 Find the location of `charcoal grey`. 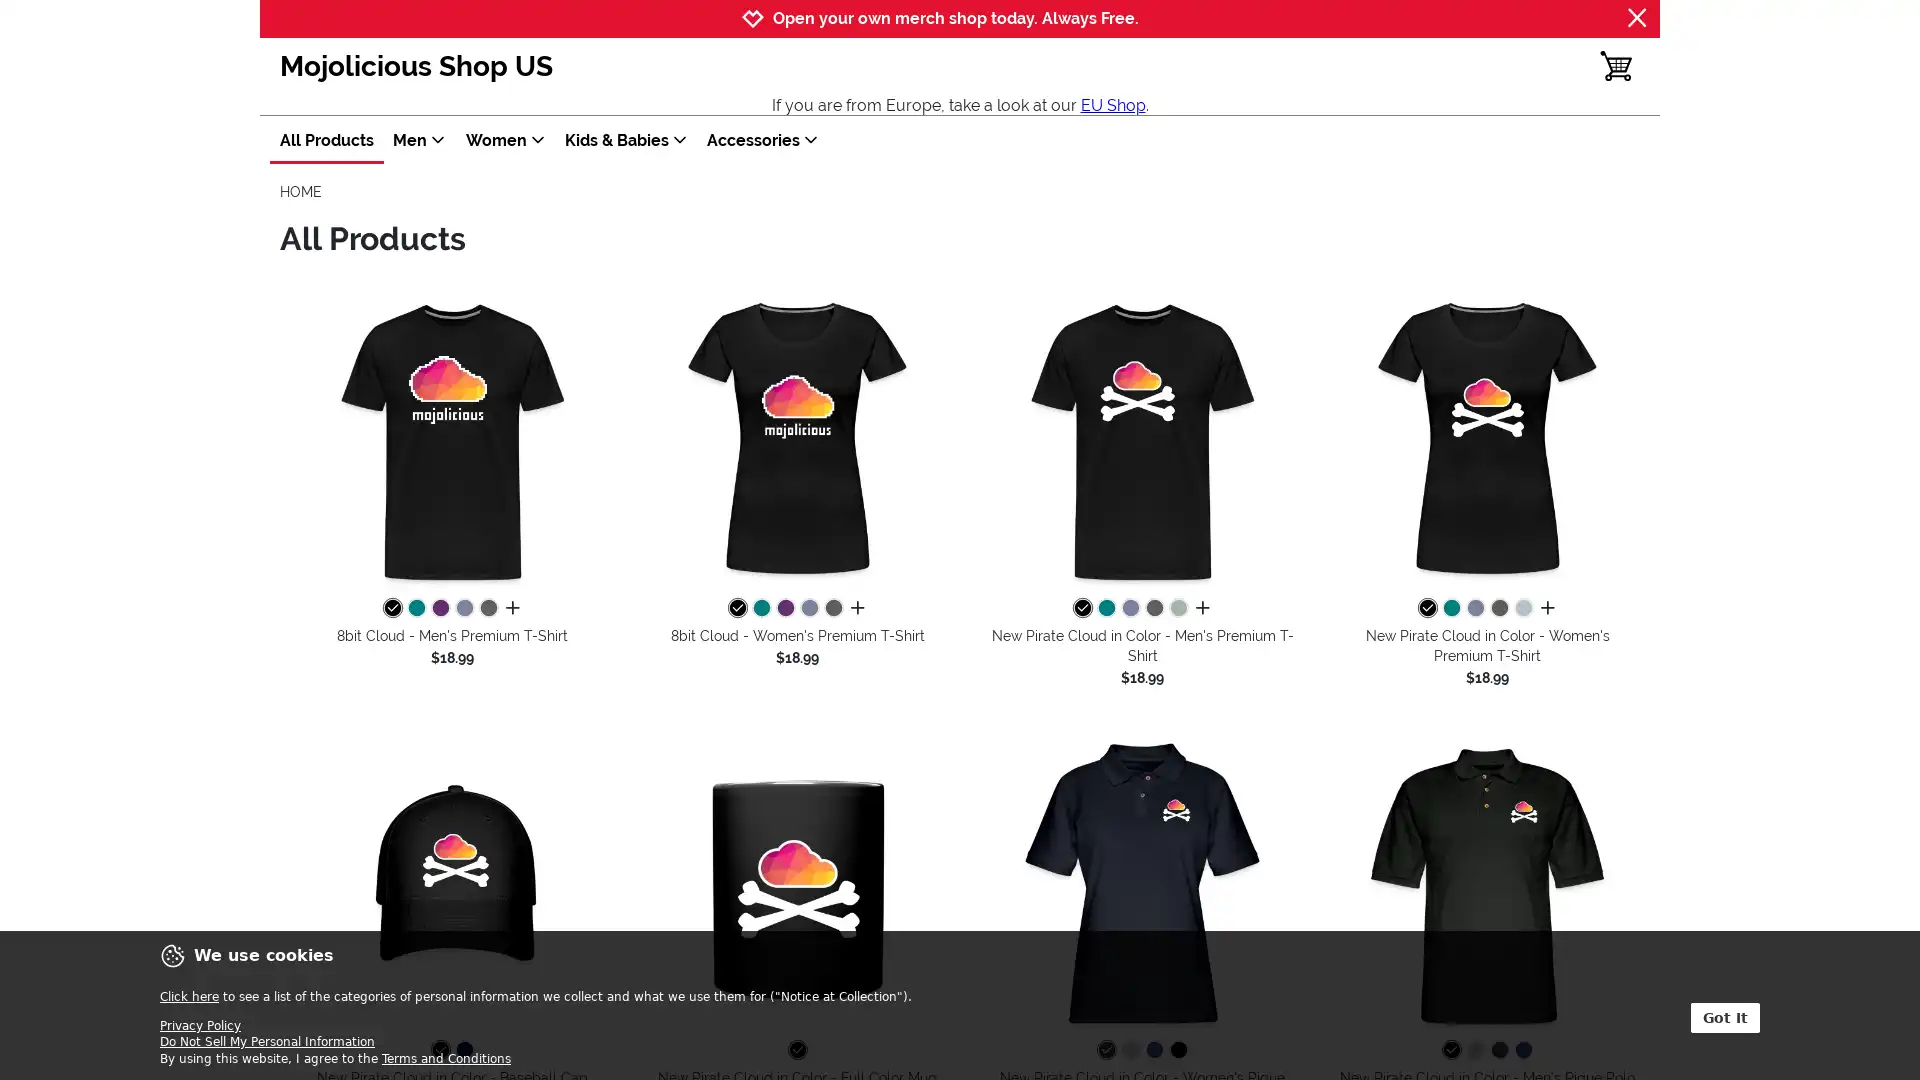

charcoal grey is located at coordinates (833, 608).